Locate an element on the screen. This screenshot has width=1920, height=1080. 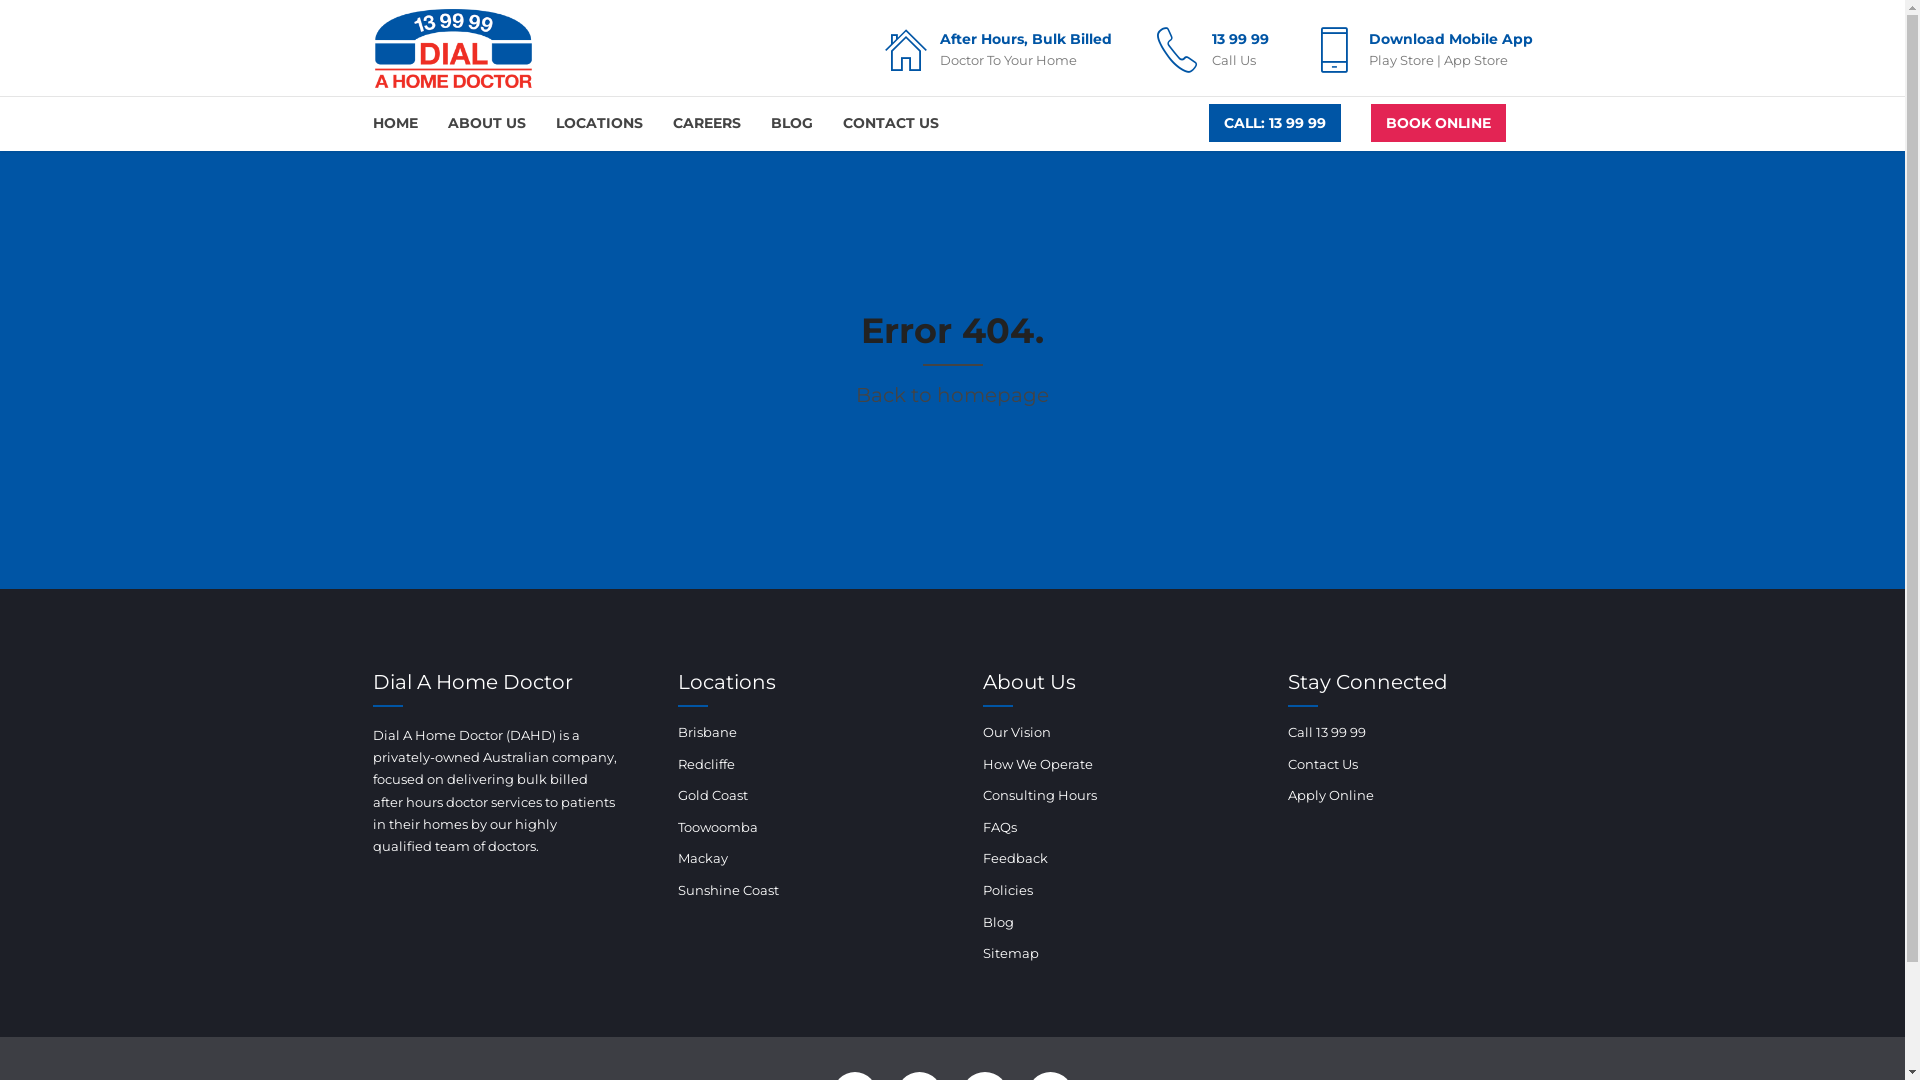
'CALL: 13 99 99' is located at coordinates (1272, 123).